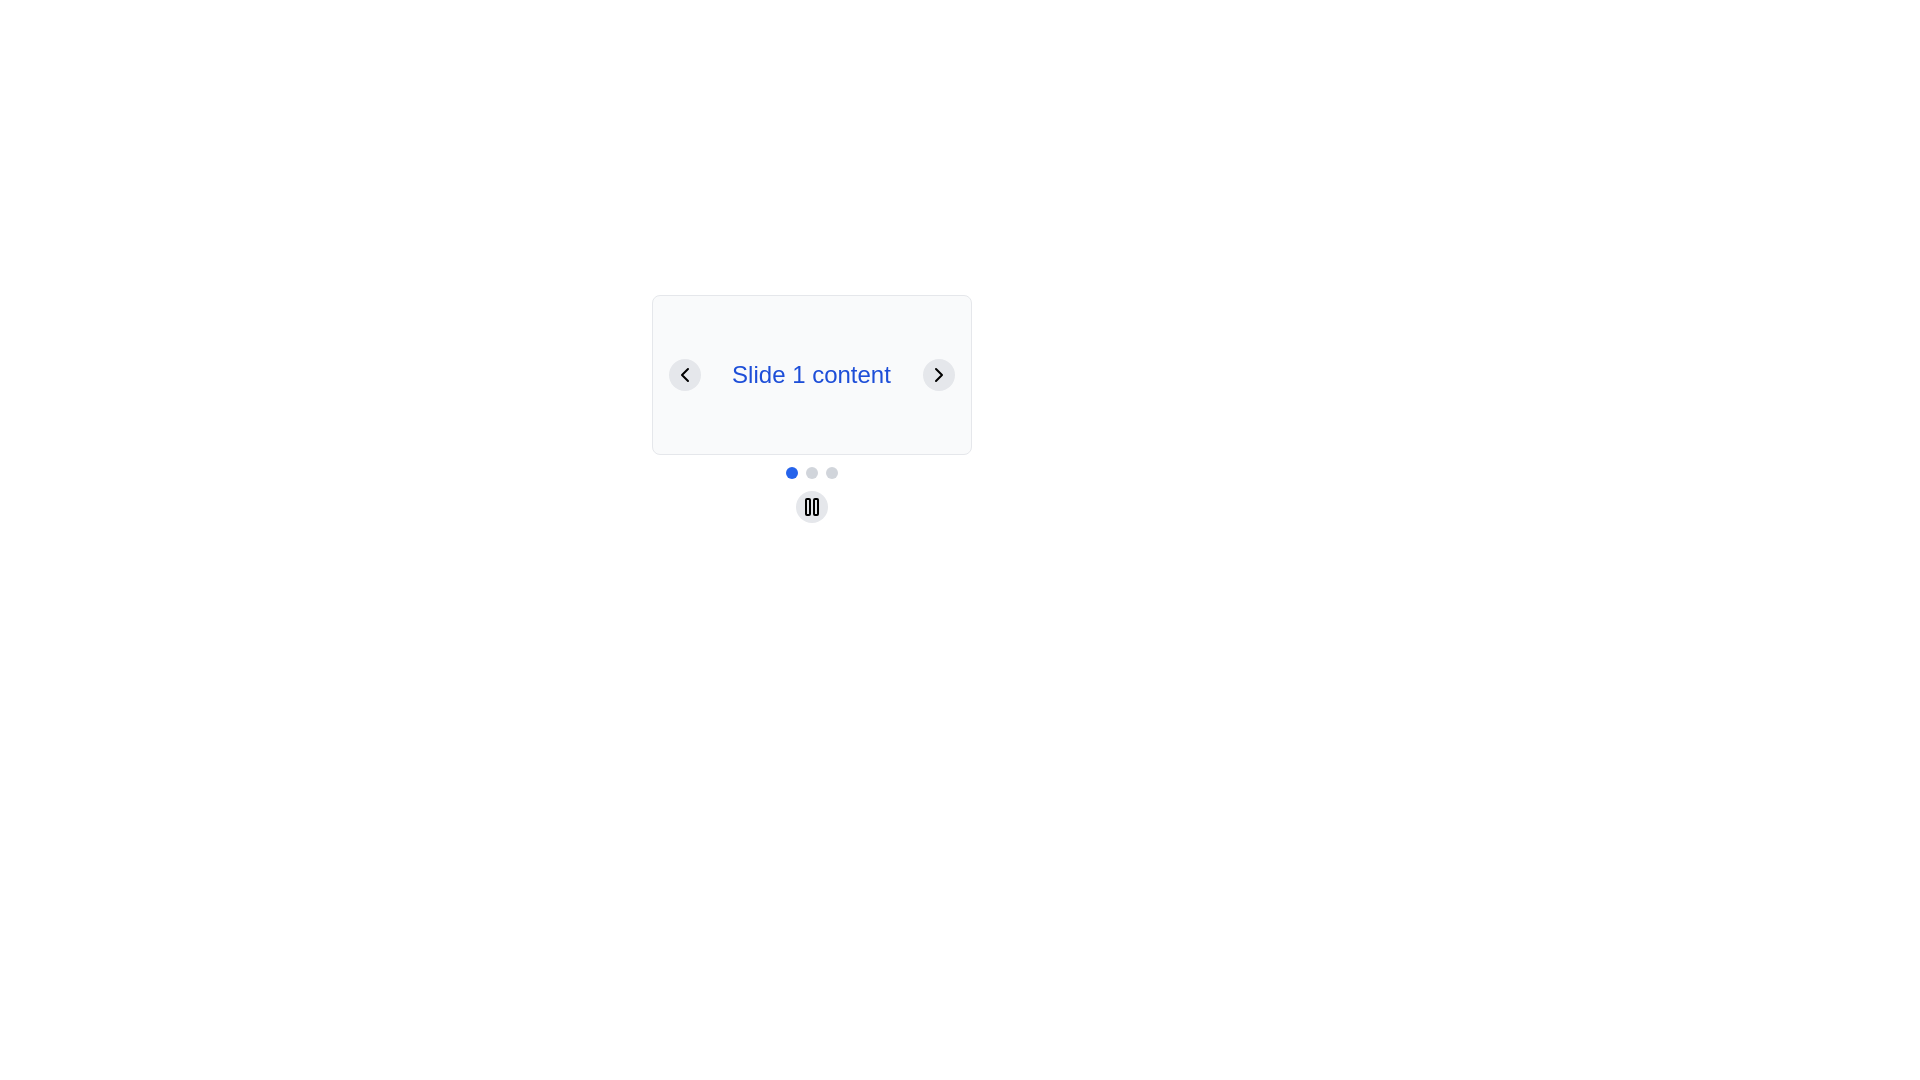 Image resolution: width=1920 pixels, height=1080 pixels. I want to click on the central text element that displays content for a specific slide in the slideshow, located within a horizontally elongated white box, so click(811, 374).